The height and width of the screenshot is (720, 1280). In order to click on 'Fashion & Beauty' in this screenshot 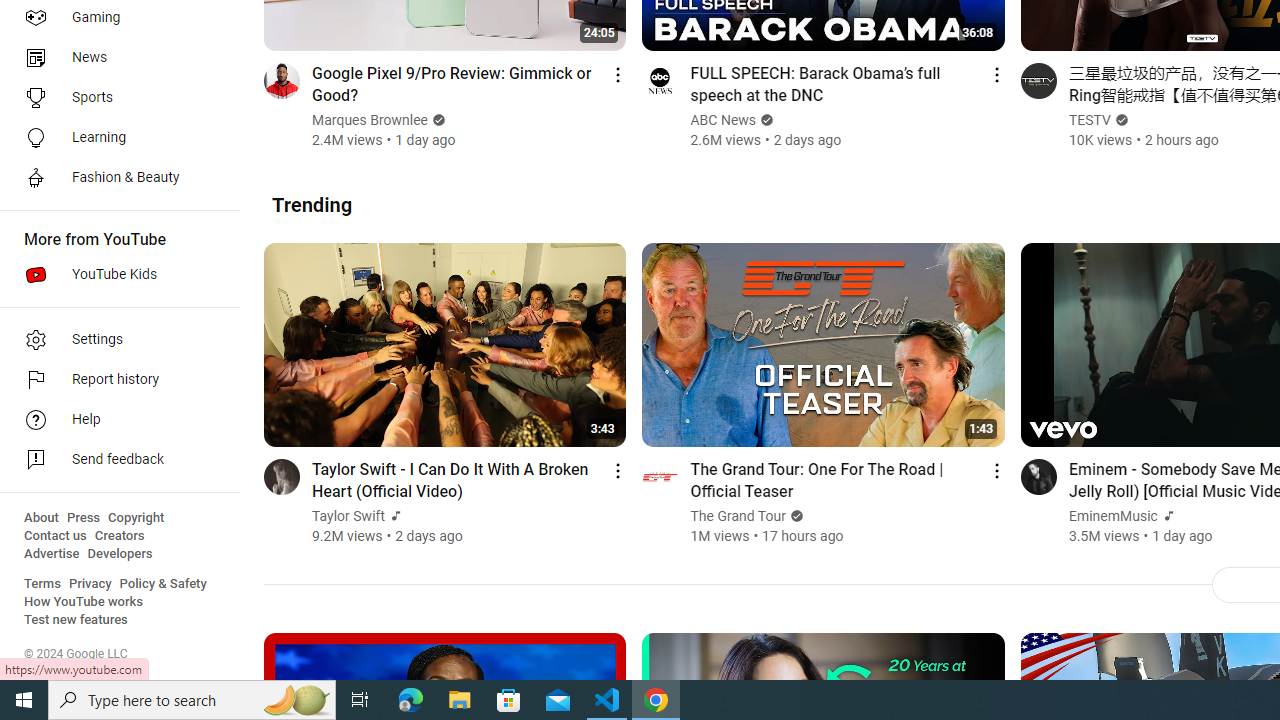, I will do `click(112, 176)`.